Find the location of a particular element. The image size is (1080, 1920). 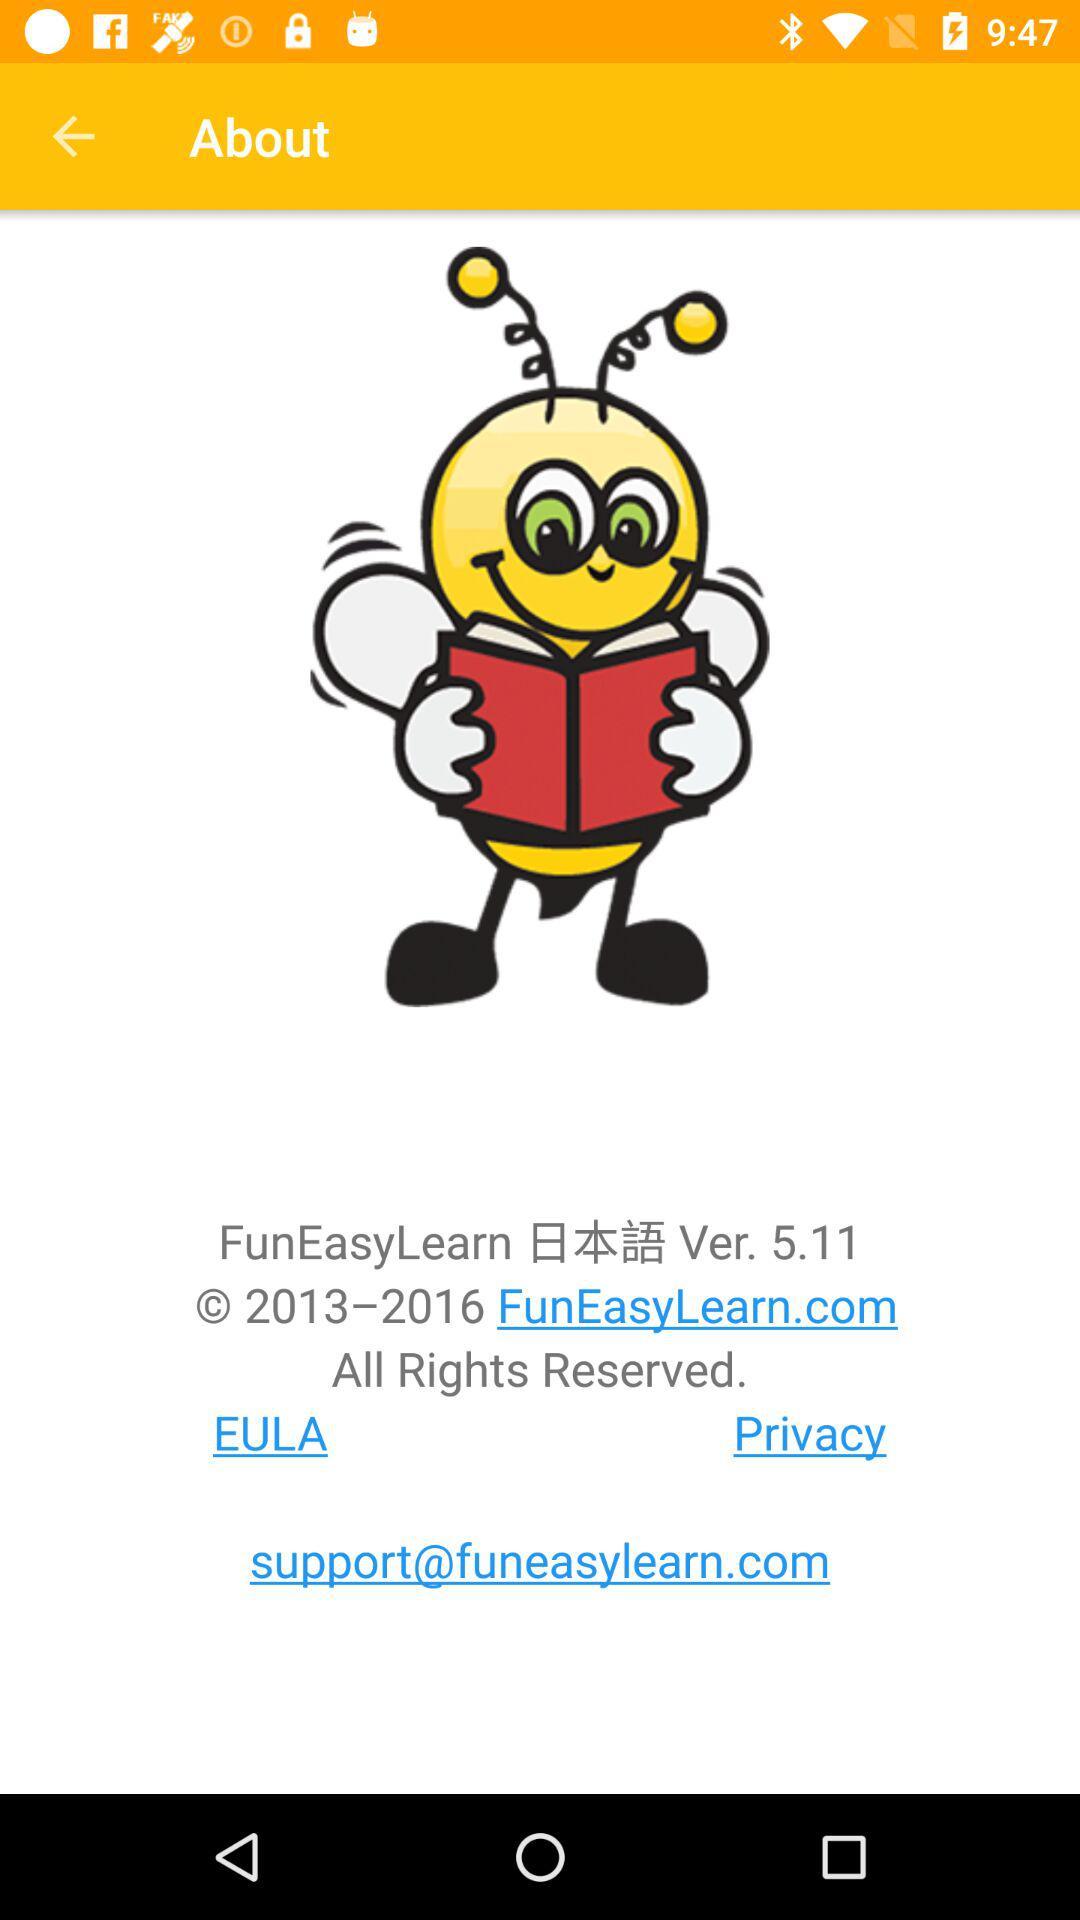

2013 2016 funeasylearn icon is located at coordinates (540, 1304).